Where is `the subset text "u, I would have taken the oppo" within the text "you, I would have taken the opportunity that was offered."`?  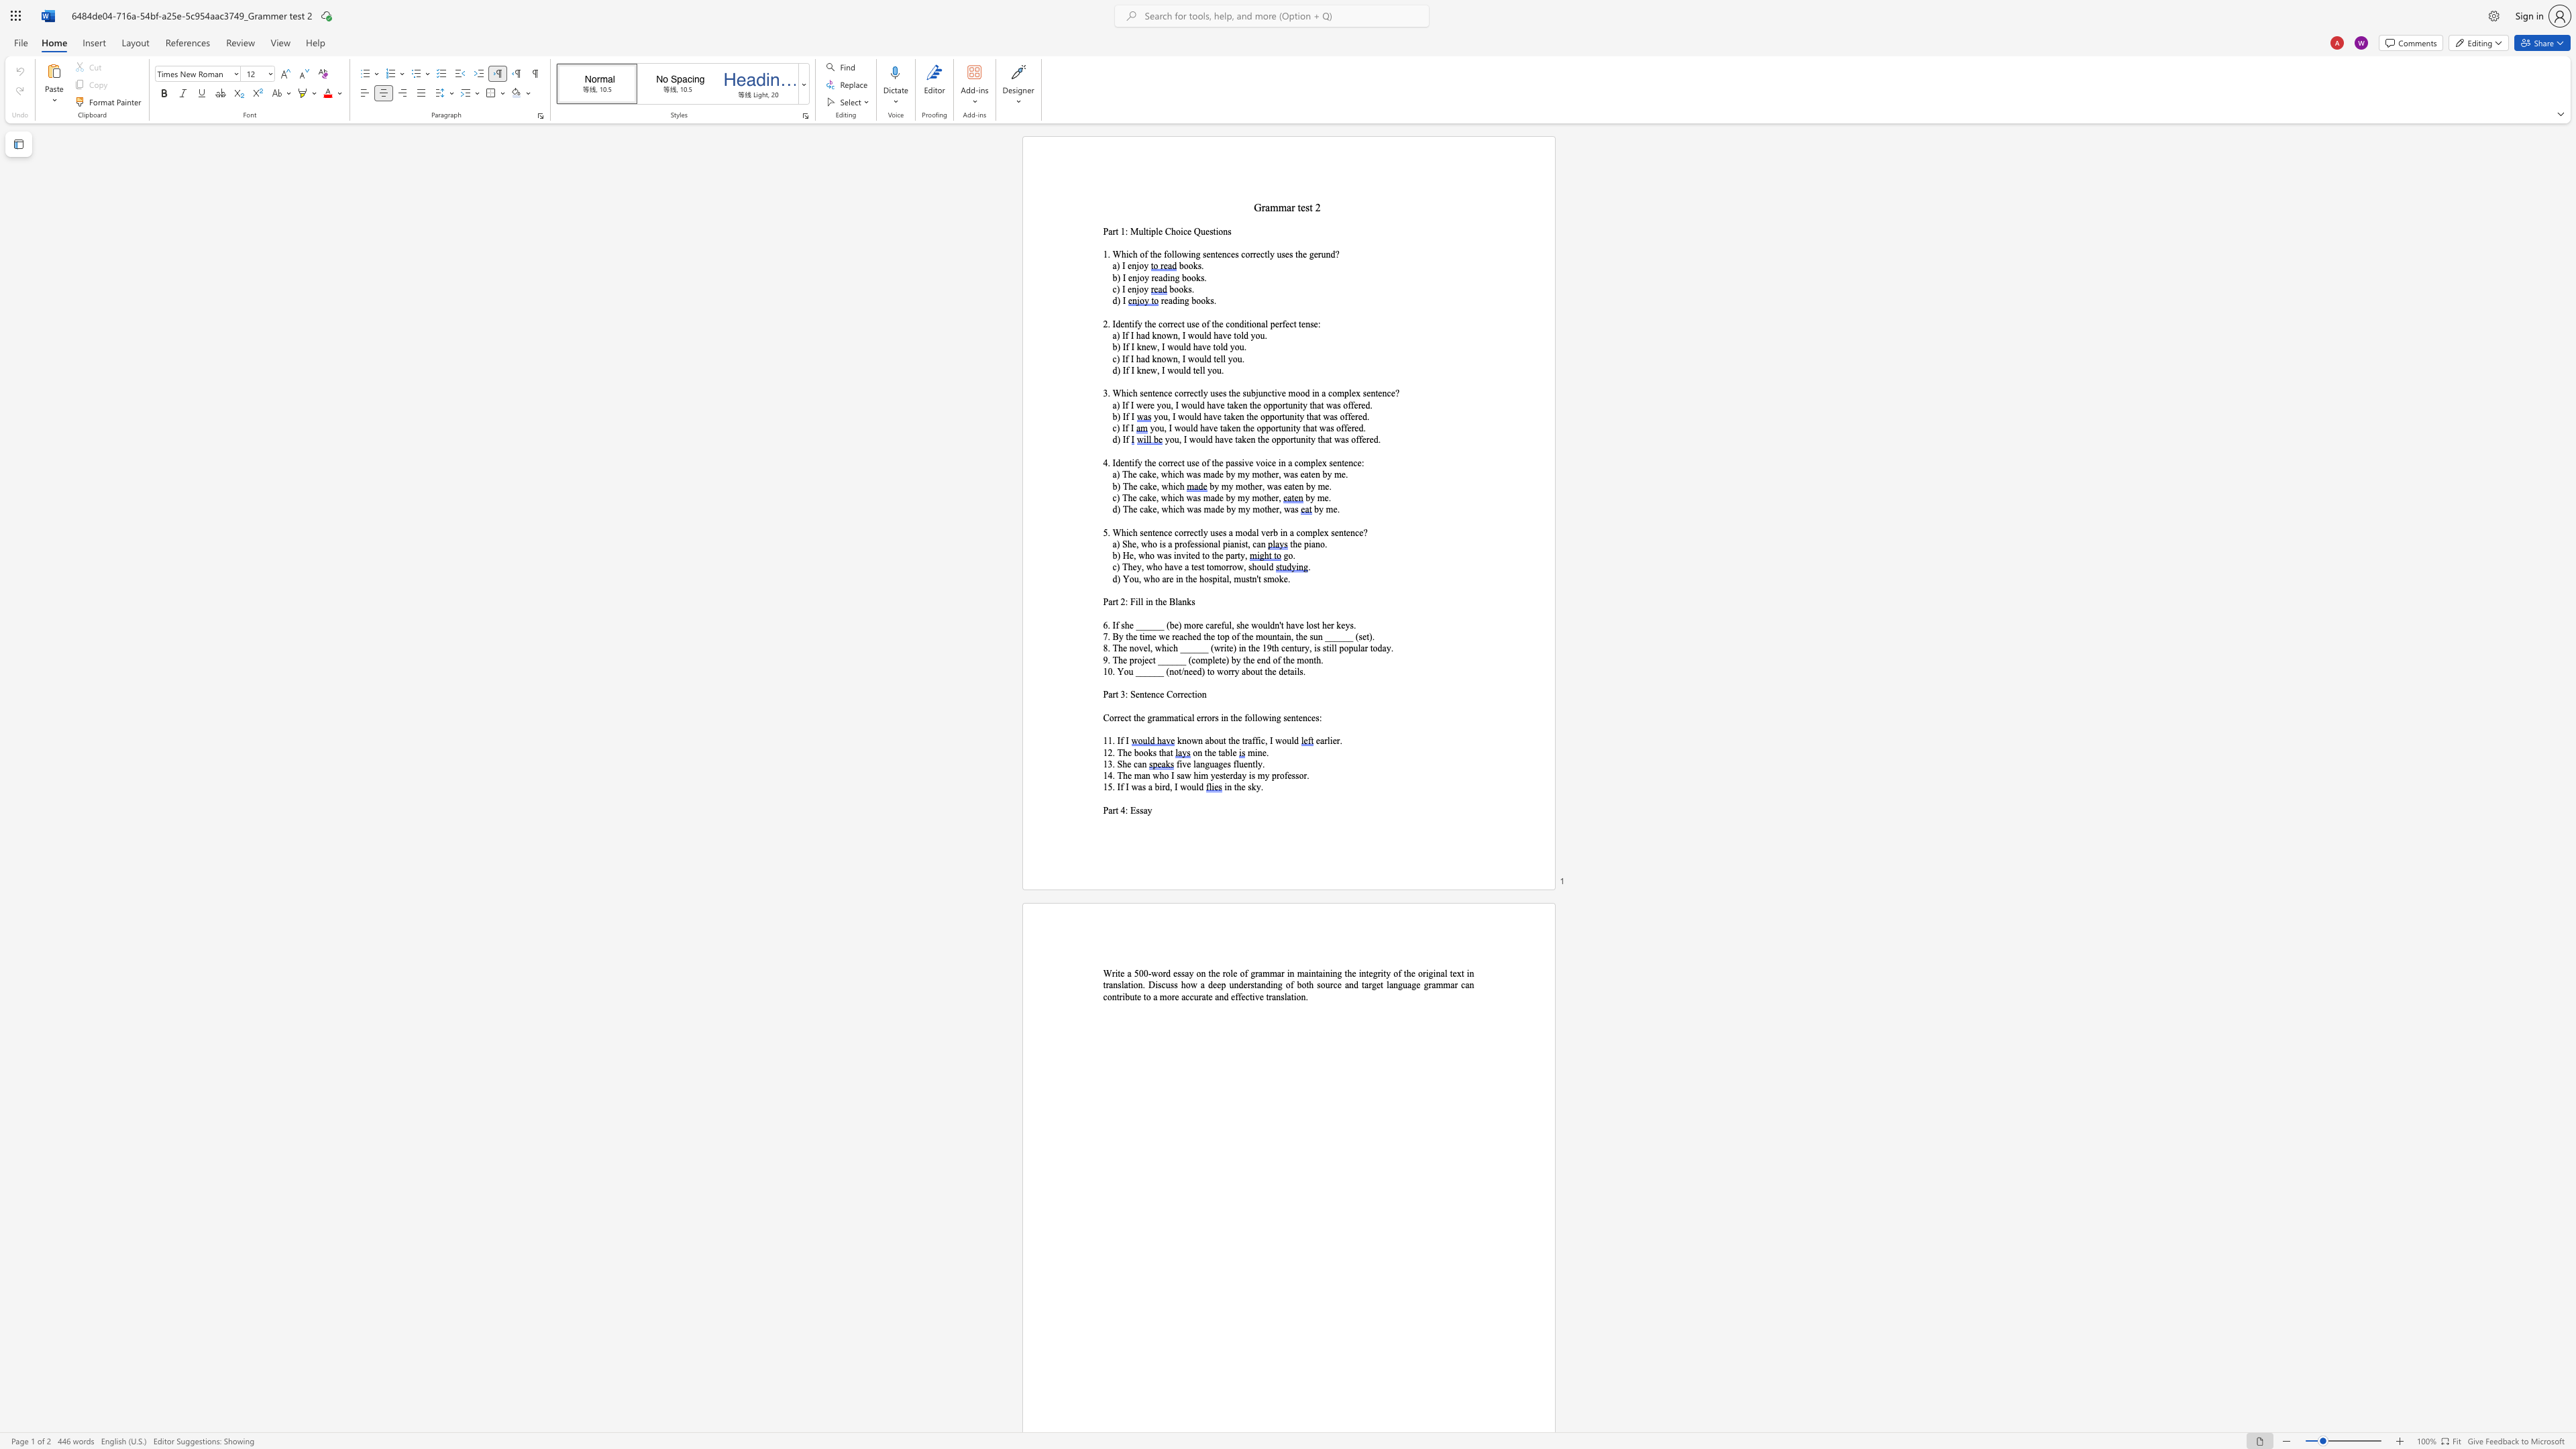 the subset text "u, I would have taken the oppo" within the text "you, I would have taken the opportunity that was offered." is located at coordinates (1161, 415).